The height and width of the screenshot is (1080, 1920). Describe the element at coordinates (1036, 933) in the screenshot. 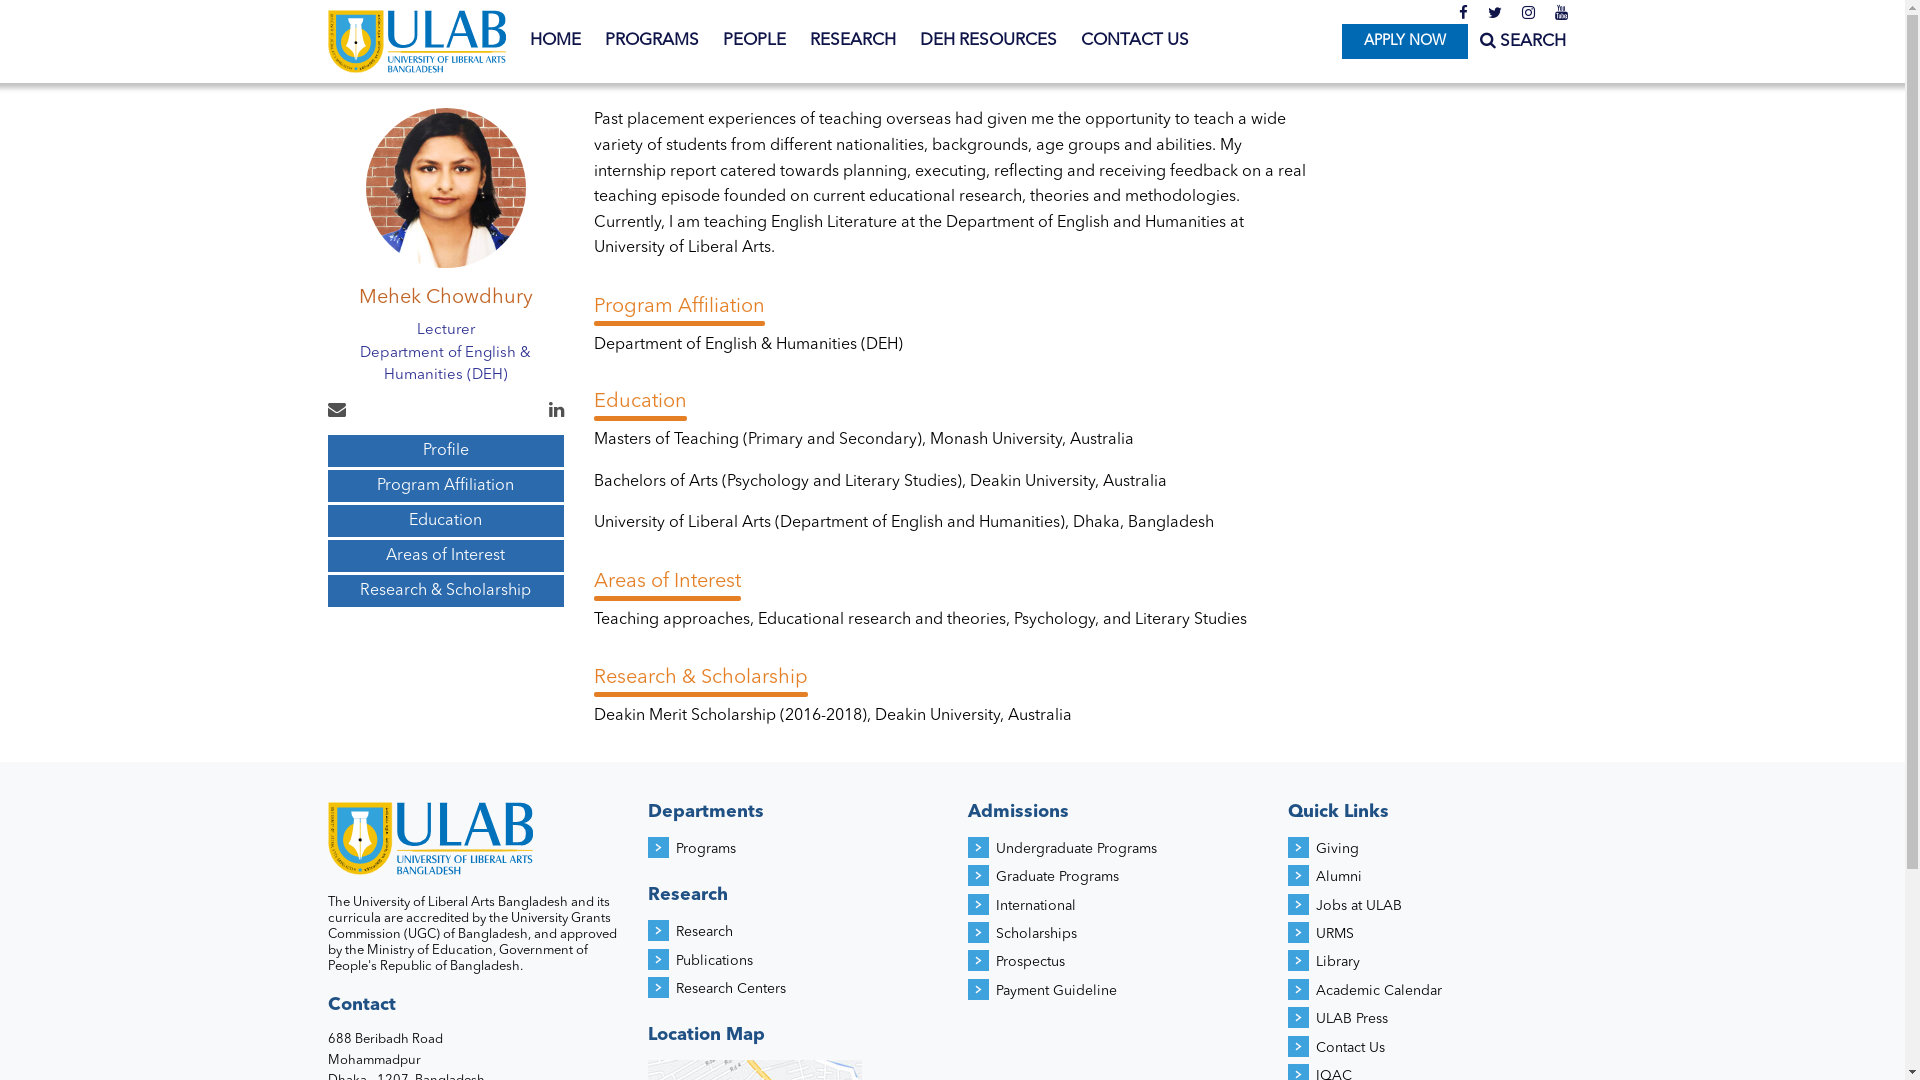

I see `'Scholarships'` at that location.